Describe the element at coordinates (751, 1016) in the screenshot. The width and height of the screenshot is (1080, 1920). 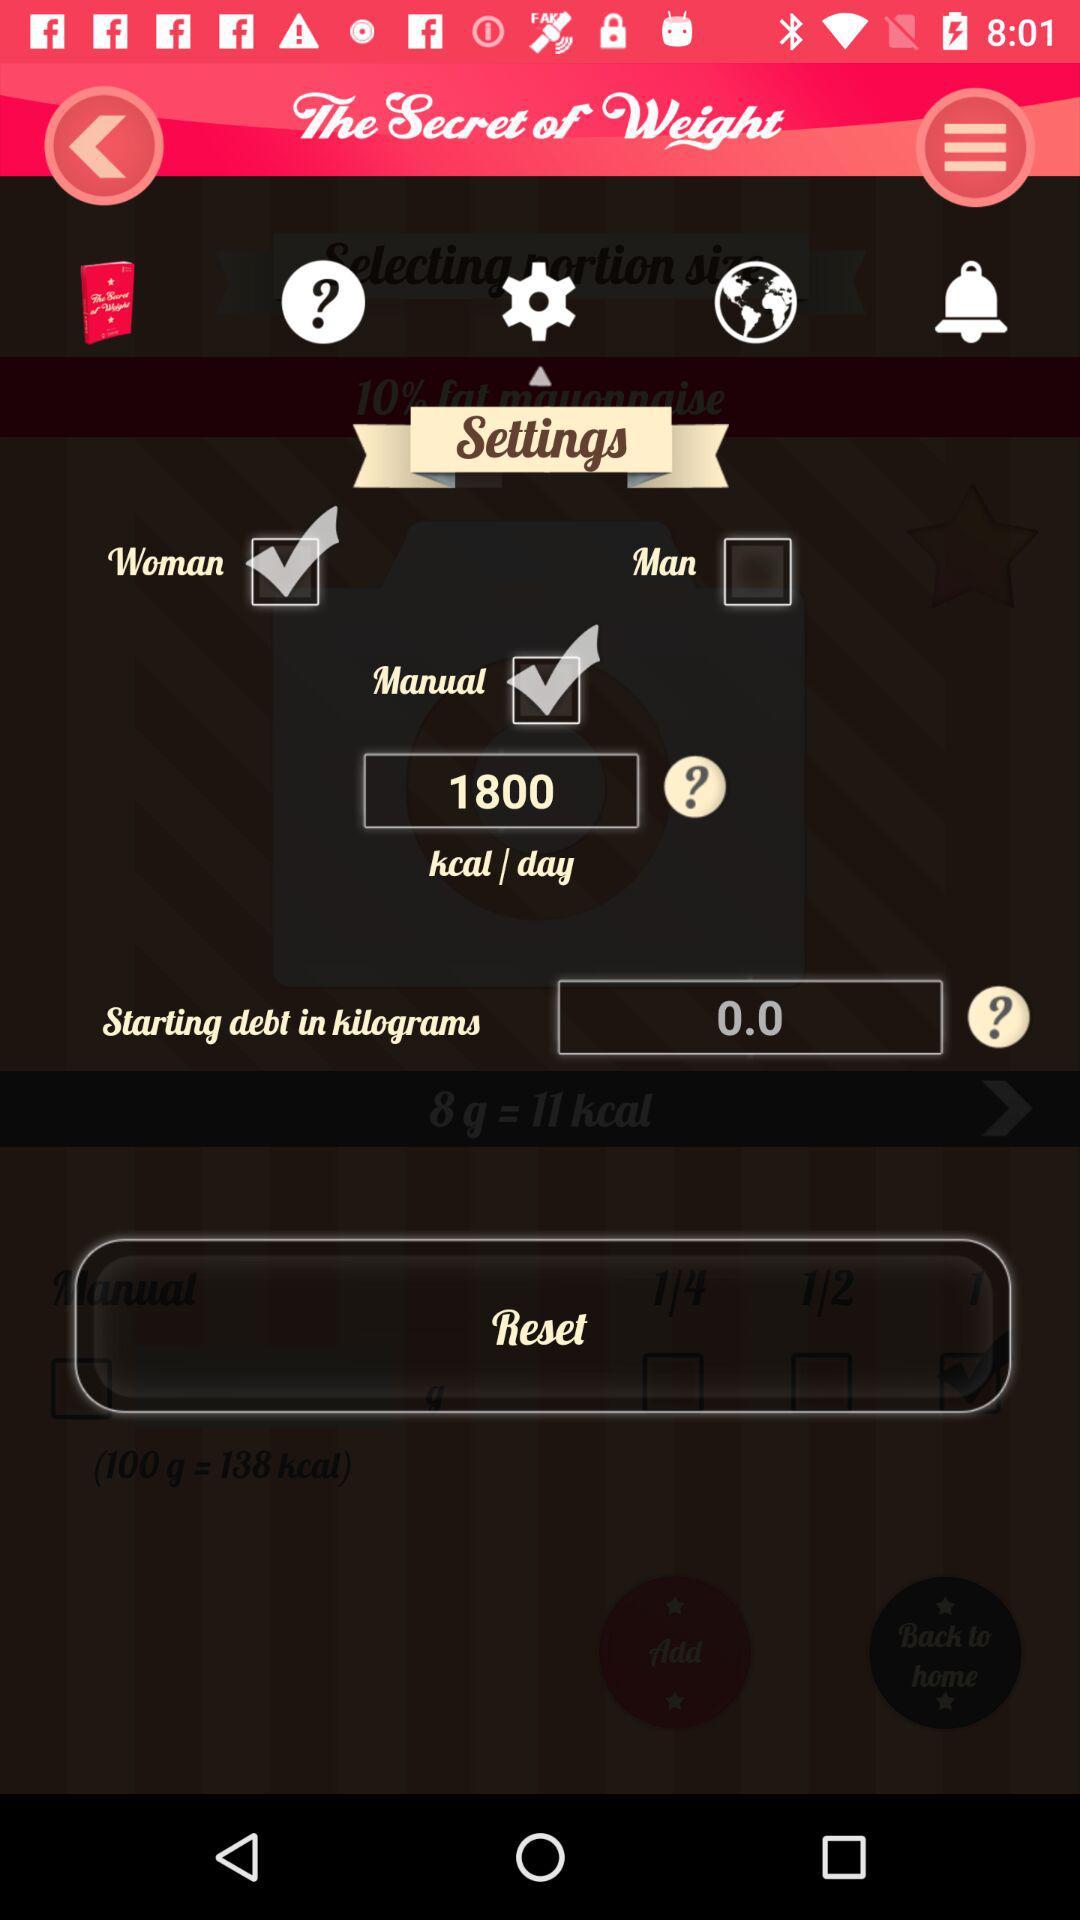
I see `show the hilograms` at that location.